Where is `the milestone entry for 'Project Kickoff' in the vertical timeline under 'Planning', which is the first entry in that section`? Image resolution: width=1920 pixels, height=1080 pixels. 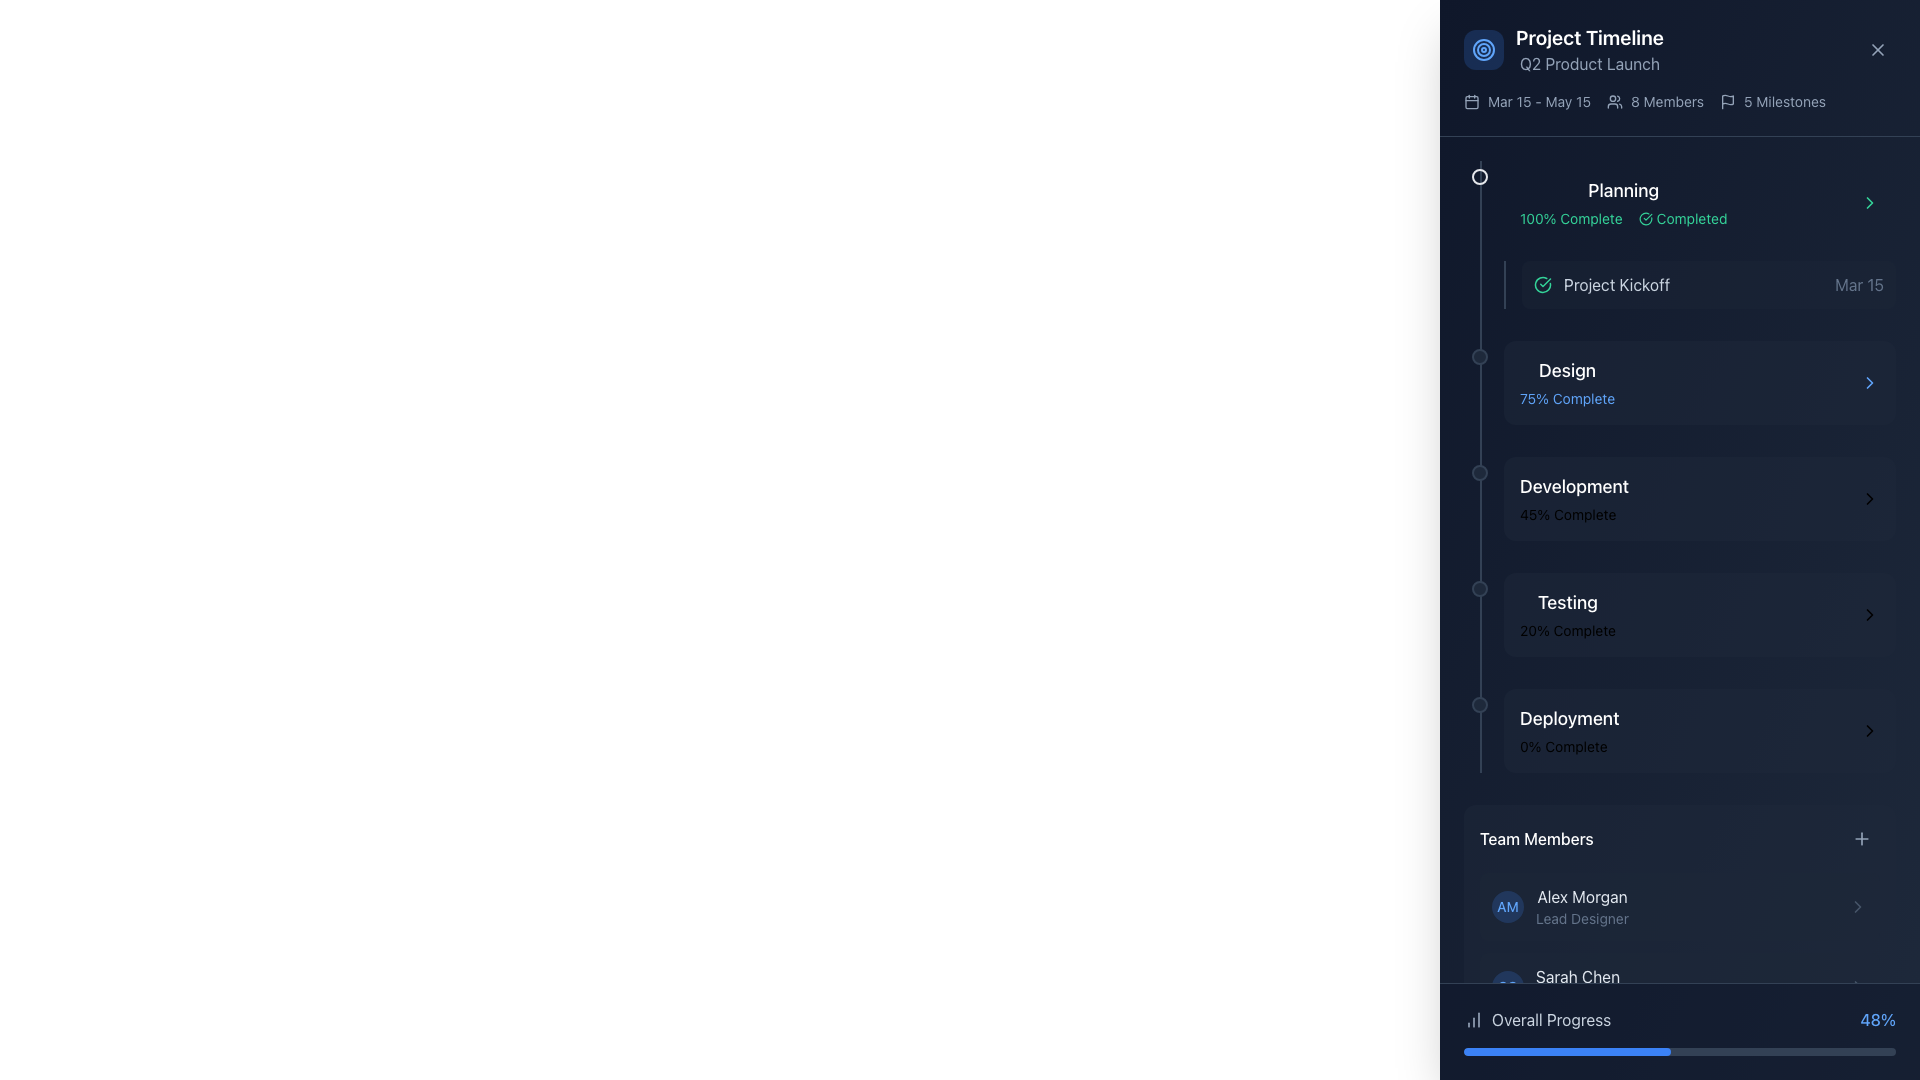
the milestone entry for 'Project Kickoff' in the vertical timeline under 'Planning', which is the first entry in that section is located at coordinates (1707, 285).